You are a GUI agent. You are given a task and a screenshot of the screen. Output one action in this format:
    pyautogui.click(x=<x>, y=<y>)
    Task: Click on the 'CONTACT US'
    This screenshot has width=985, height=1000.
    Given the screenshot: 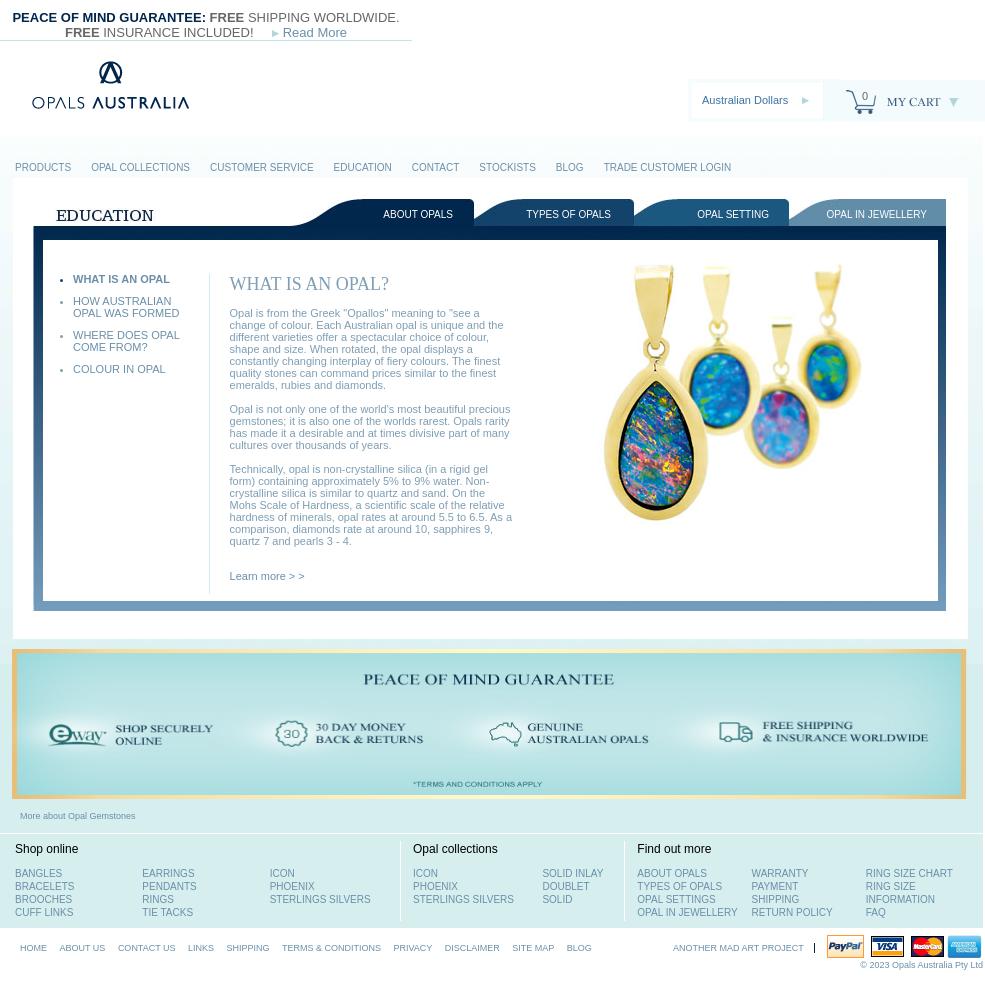 What is the action you would take?
    pyautogui.click(x=145, y=947)
    